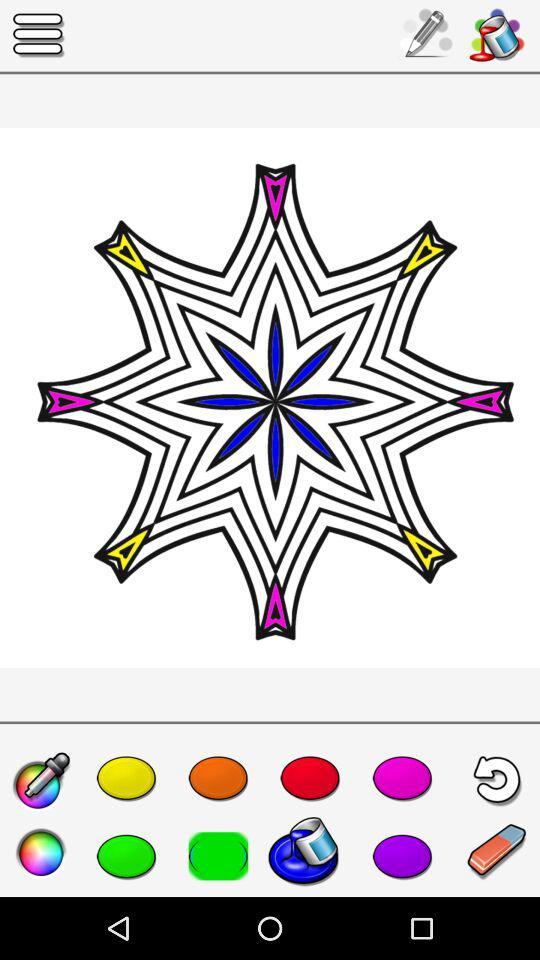  Describe the element at coordinates (39, 34) in the screenshot. I see `the icon at the top left corner` at that location.